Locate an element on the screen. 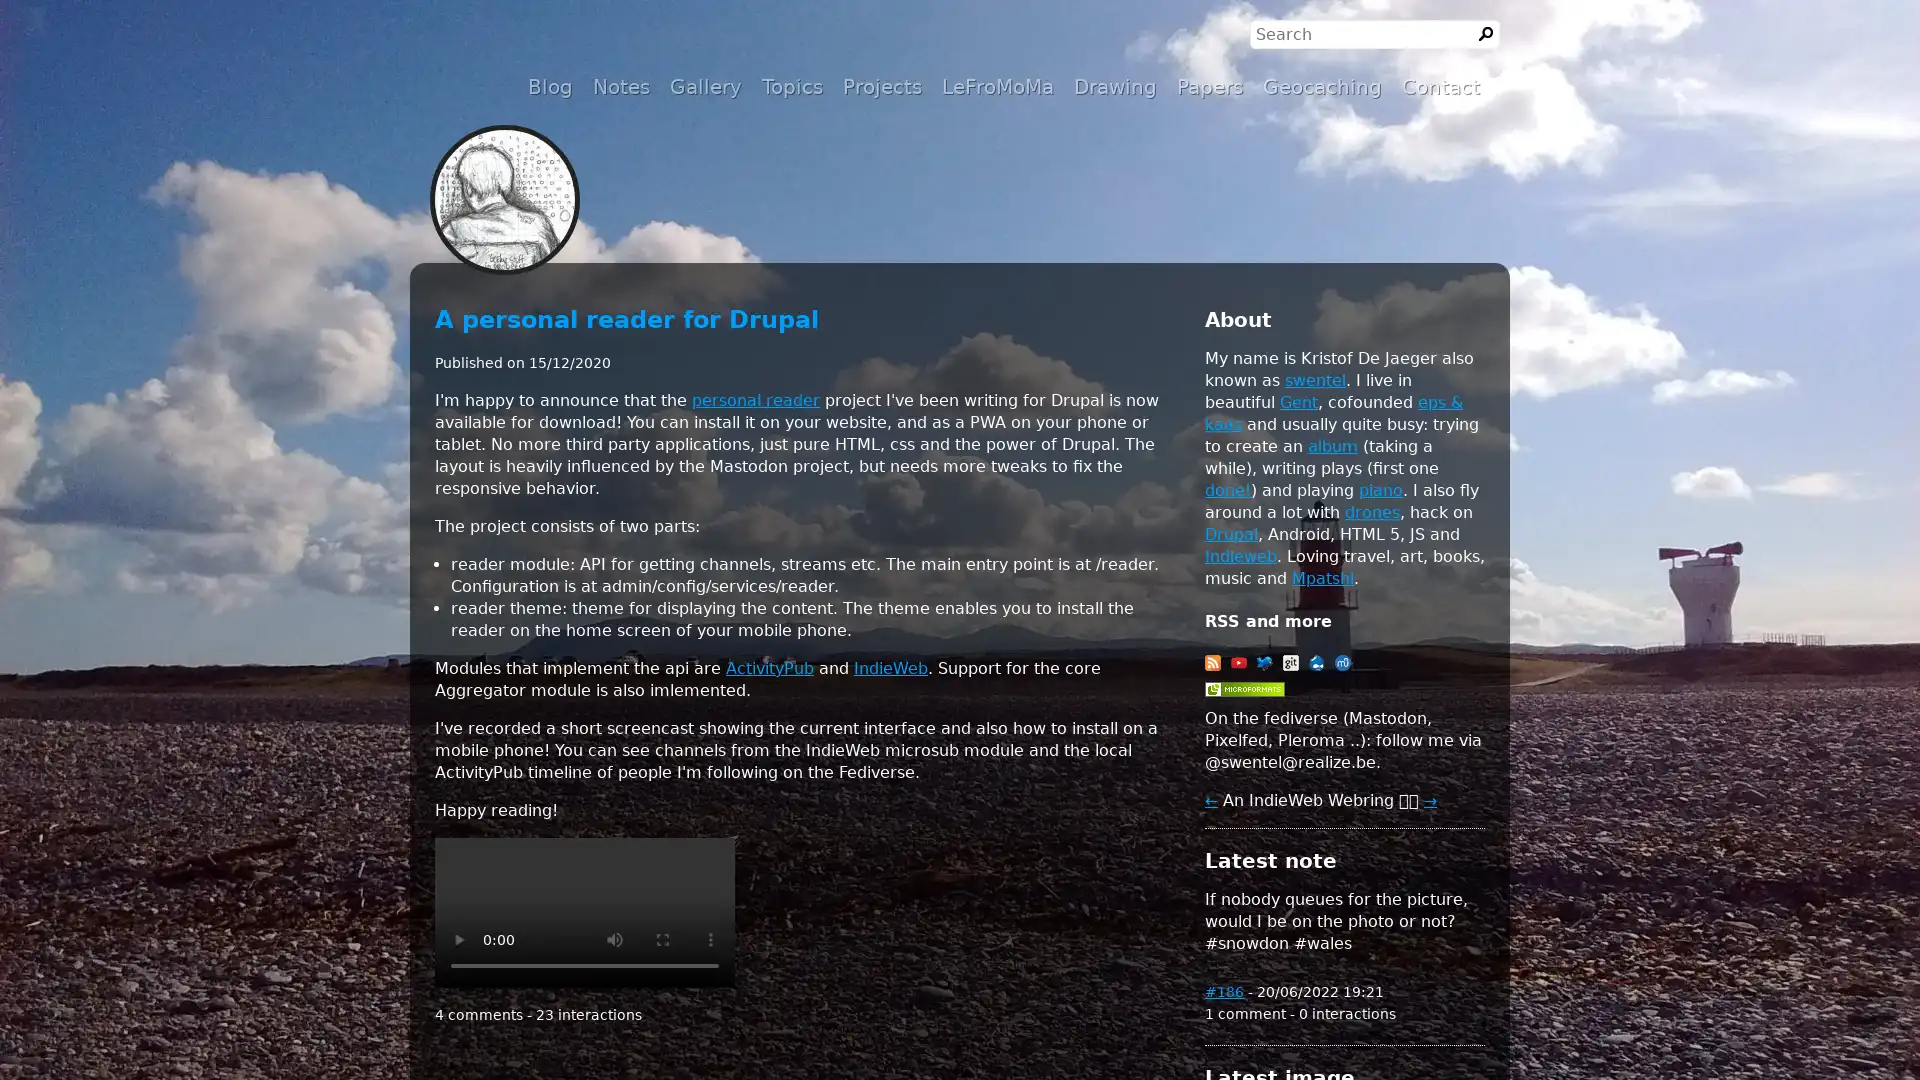 Image resolution: width=1920 pixels, height=1080 pixels. Search is located at coordinates (1486, 34).